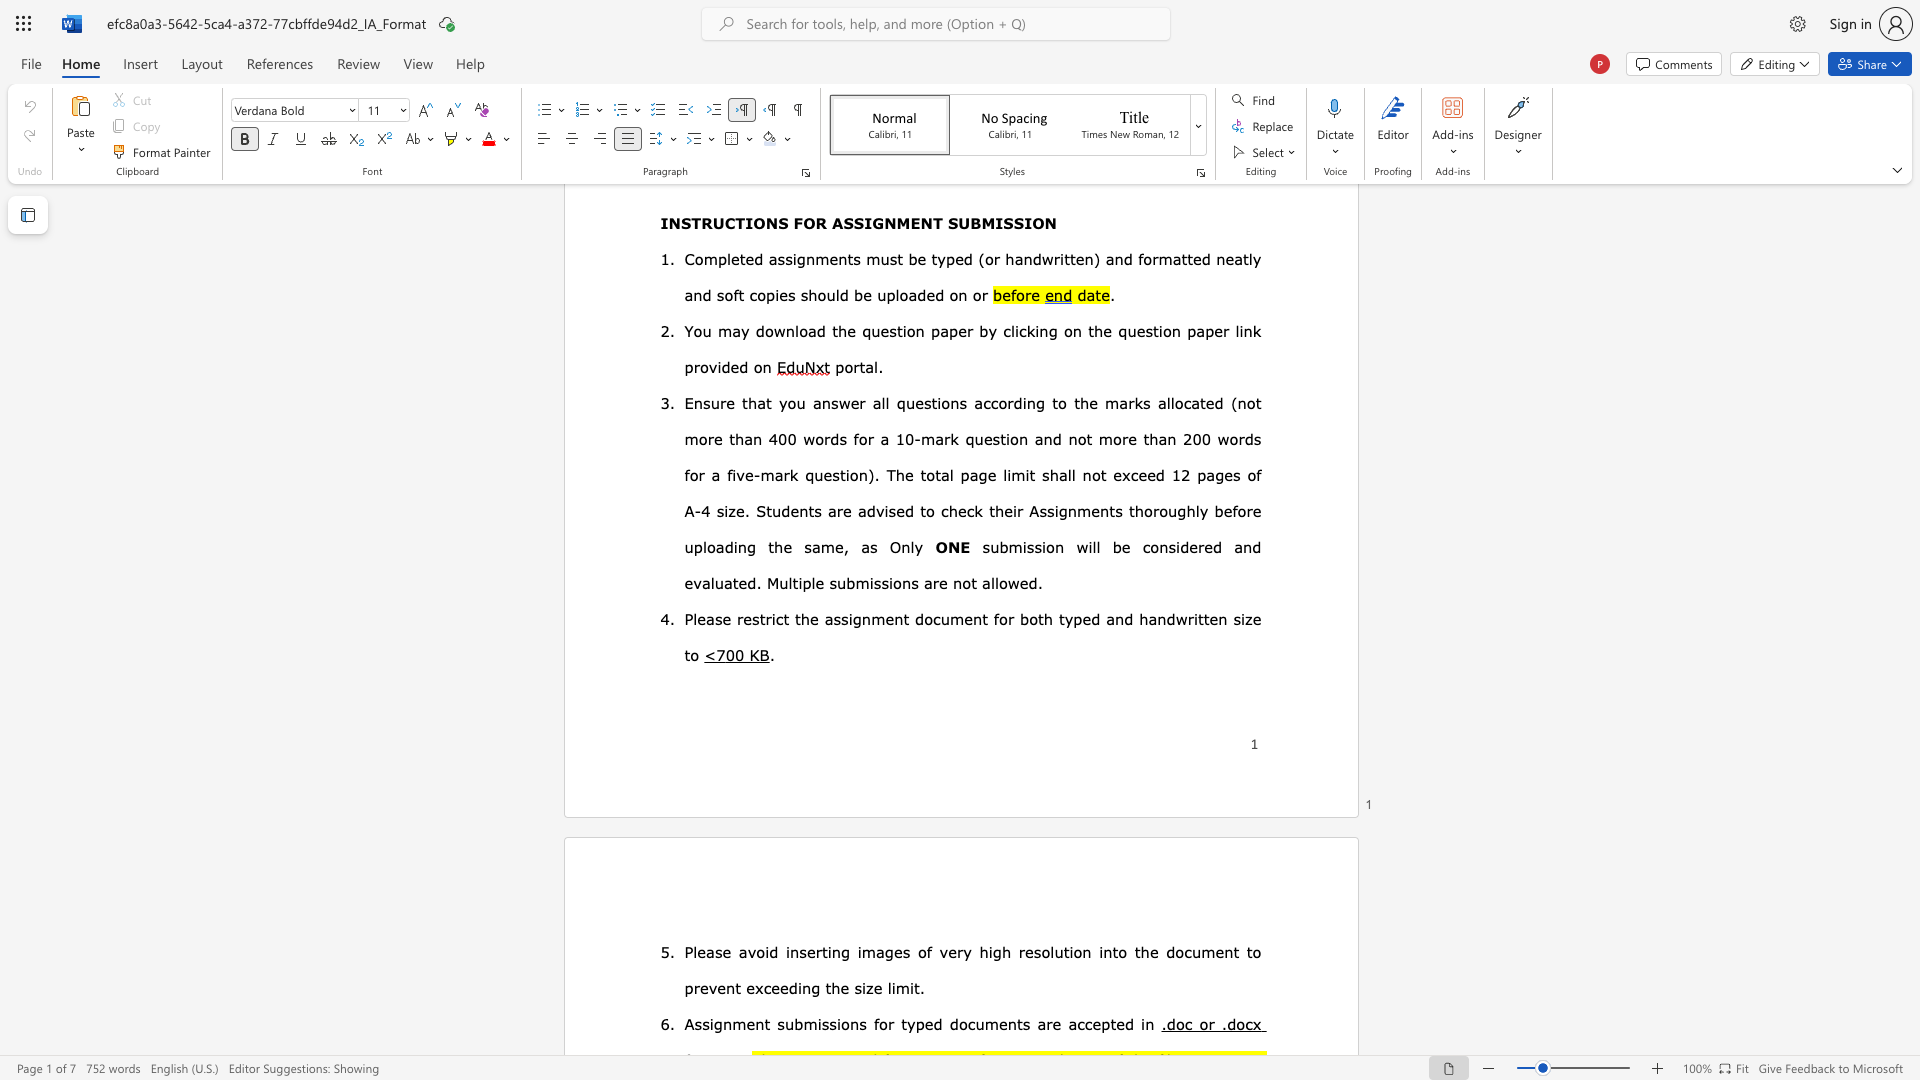 The height and width of the screenshot is (1080, 1920). What do you see at coordinates (878, 1023) in the screenshot?
I see `the subset text "or typed d" within the text "for typed documents"` at bounding box center [878, 1023].